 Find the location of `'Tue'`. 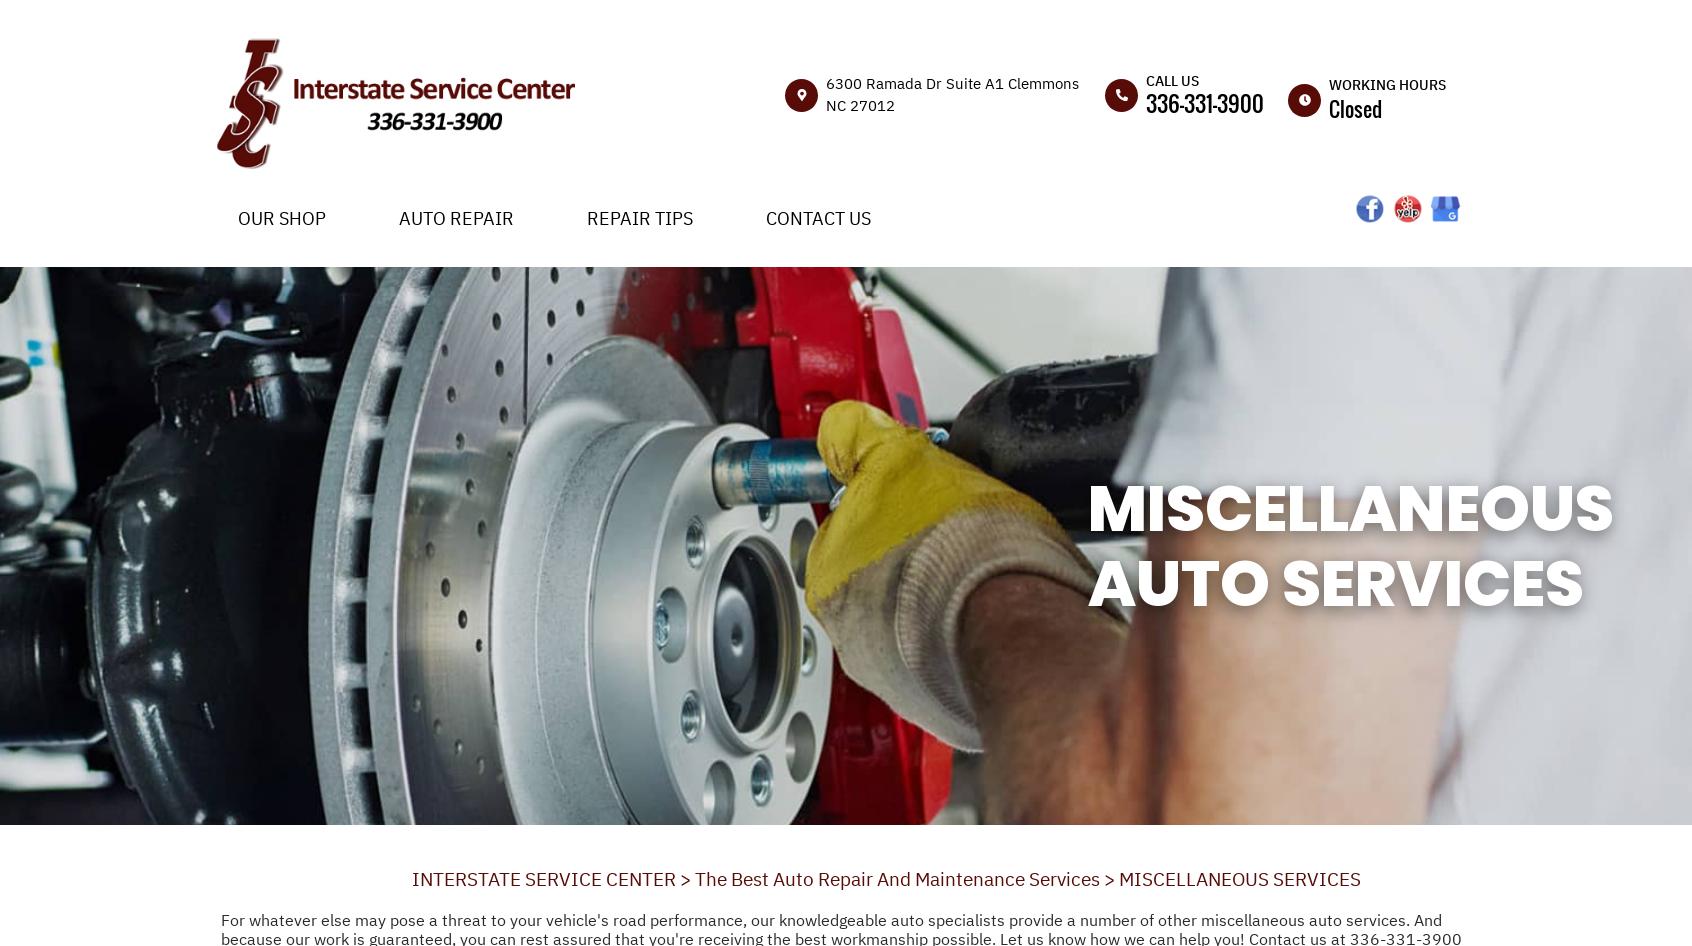

'Tue' is located at coordinates (1313, 213).